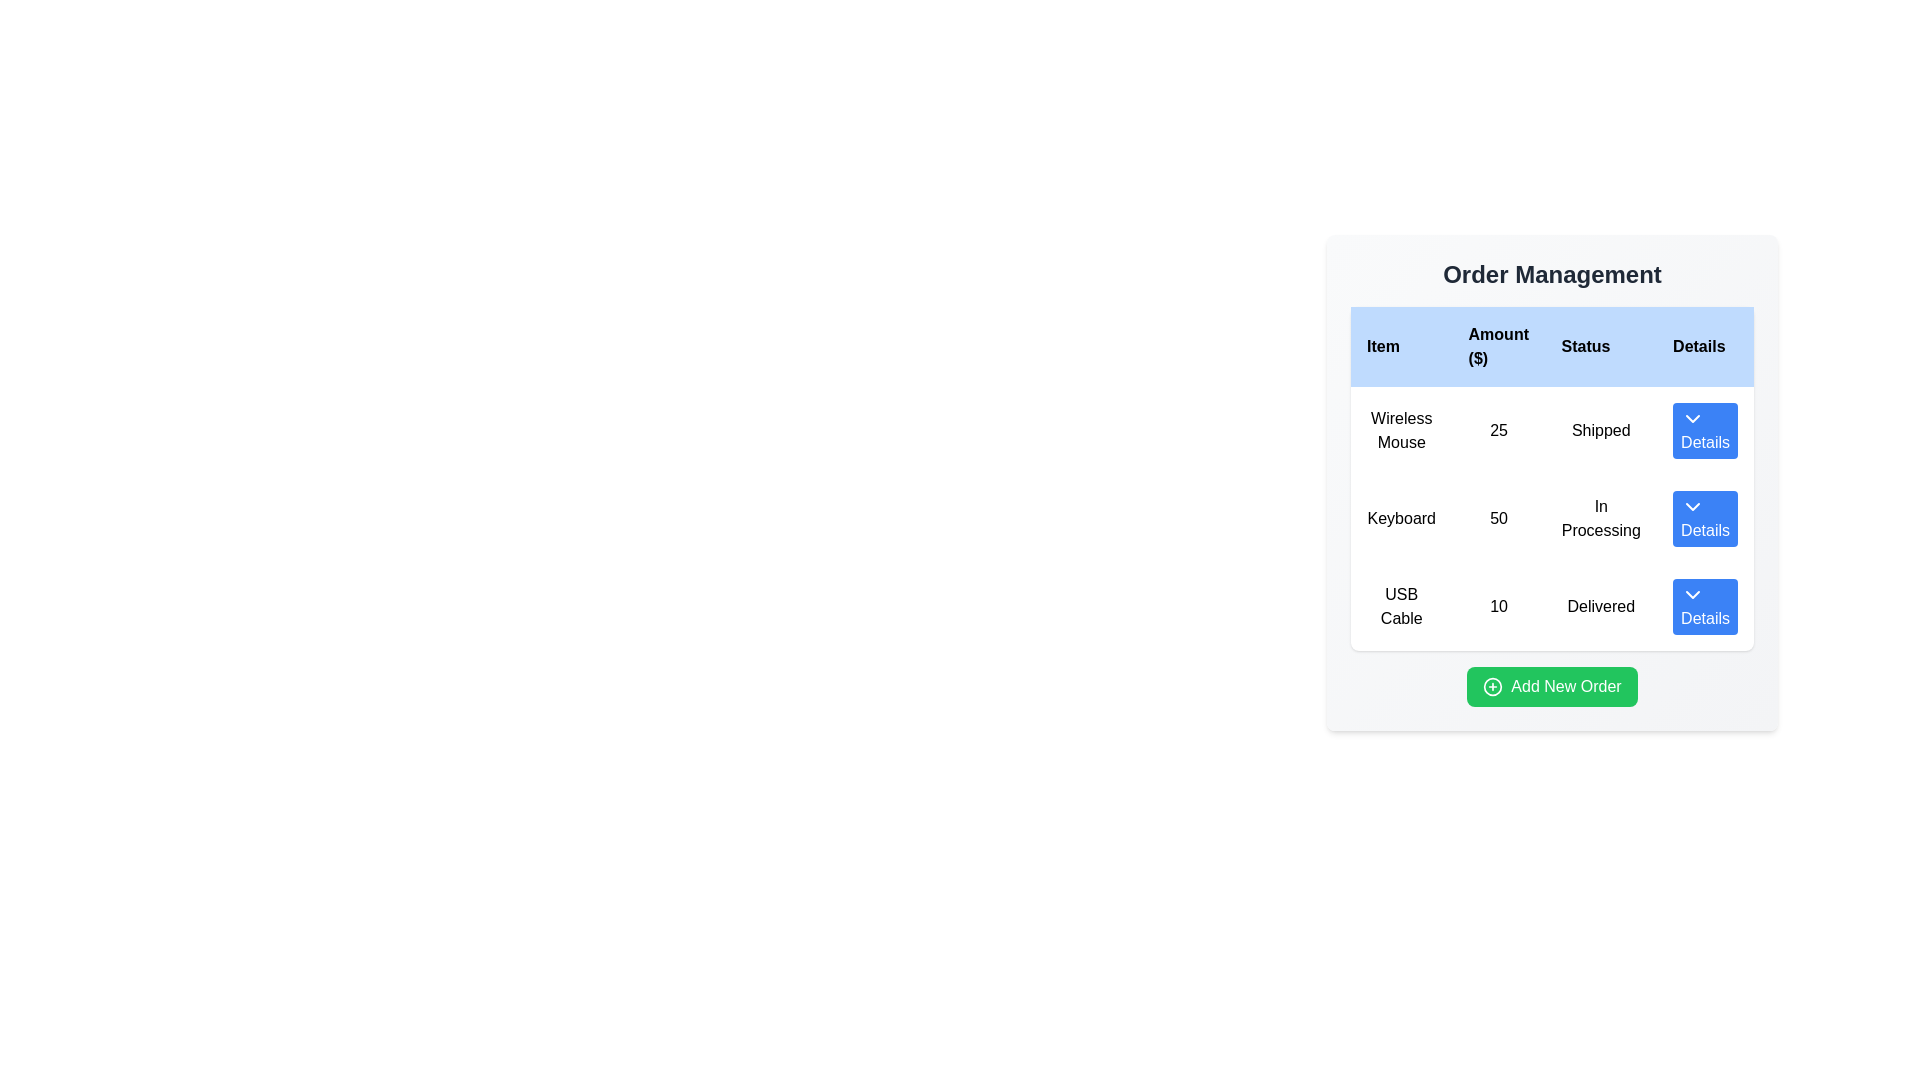 Image resolution: width=1920 pixels, height=1080 pixels. What do you see at coordinates (1704, 430) in the screenshot?
I see `the 'Details' button for the 'Wireless Mouse' item` at bounding box center [1704, 430].